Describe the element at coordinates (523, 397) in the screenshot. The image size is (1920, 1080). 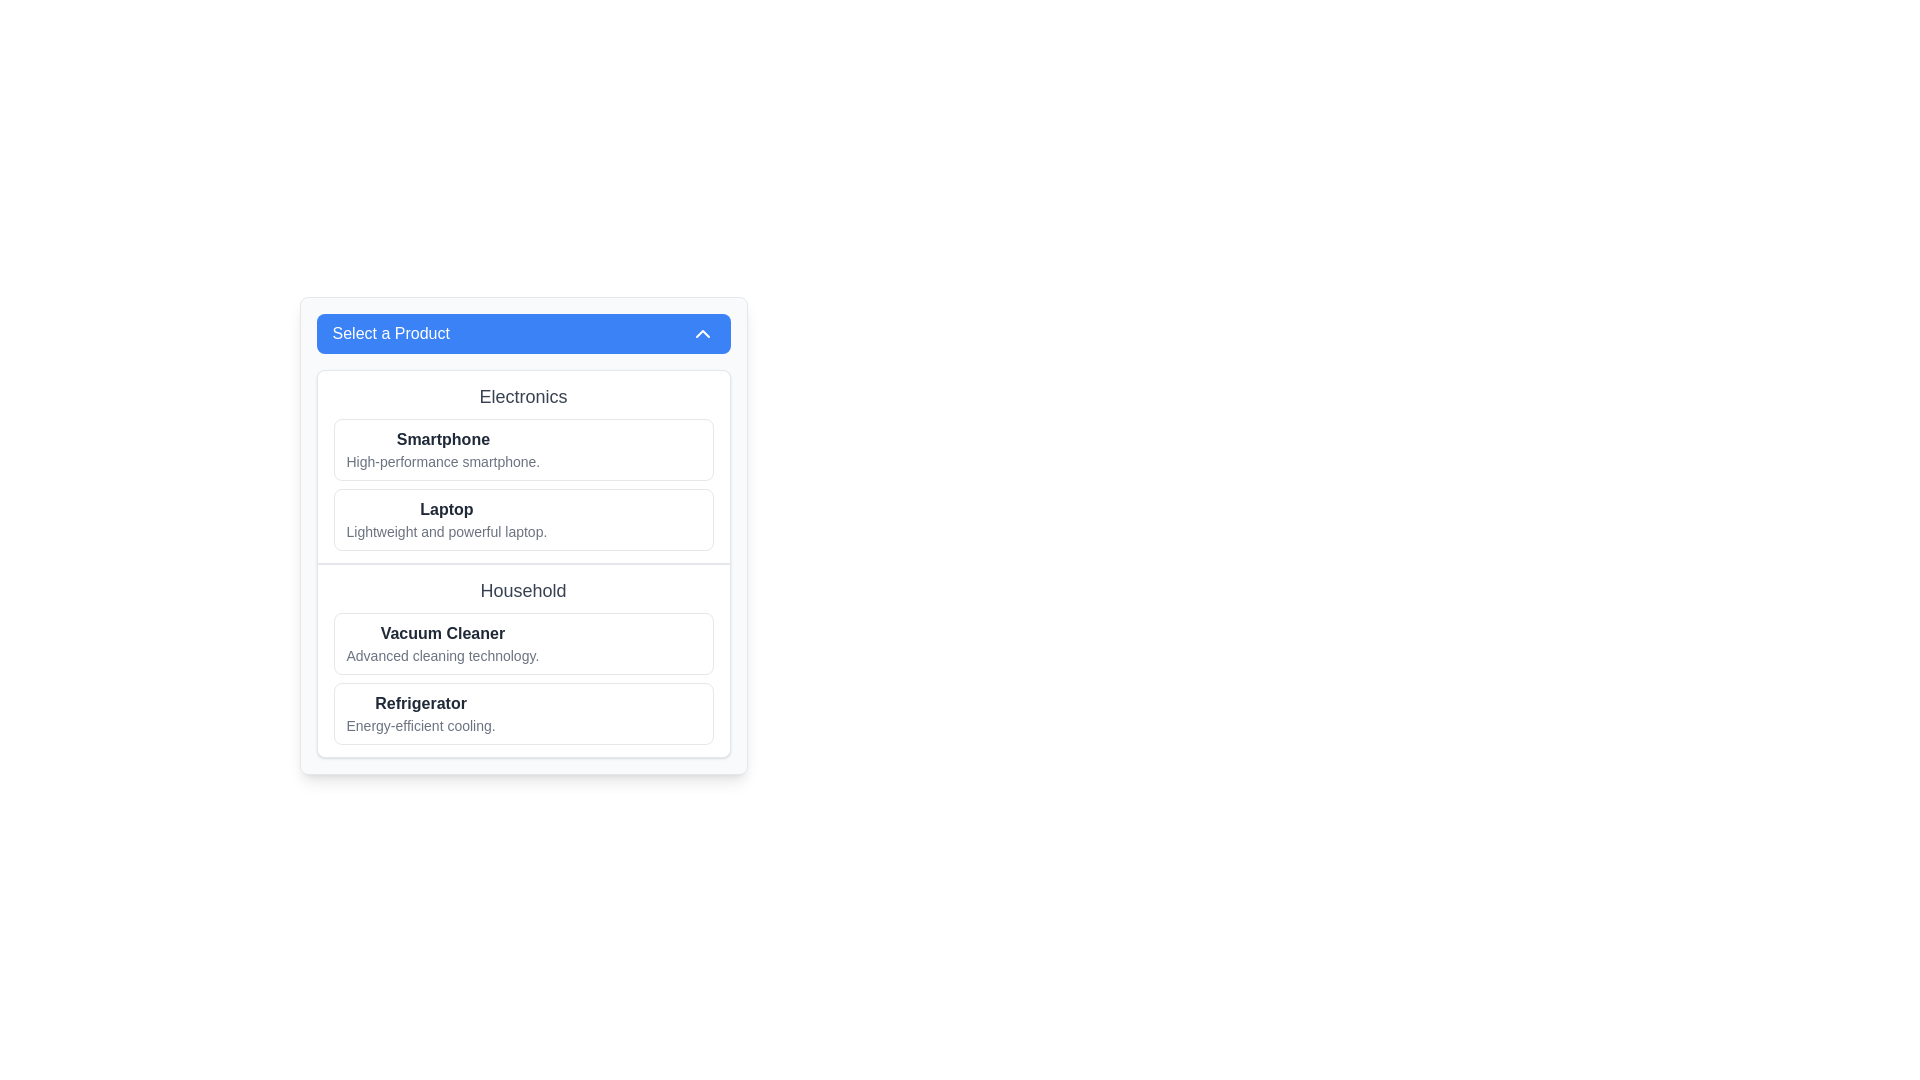
I see `text label displaying 'Electronics' which is styled in a grayish tone and serves as a category header above the list items 'Smartphone' and 'Laptop'` at that location.